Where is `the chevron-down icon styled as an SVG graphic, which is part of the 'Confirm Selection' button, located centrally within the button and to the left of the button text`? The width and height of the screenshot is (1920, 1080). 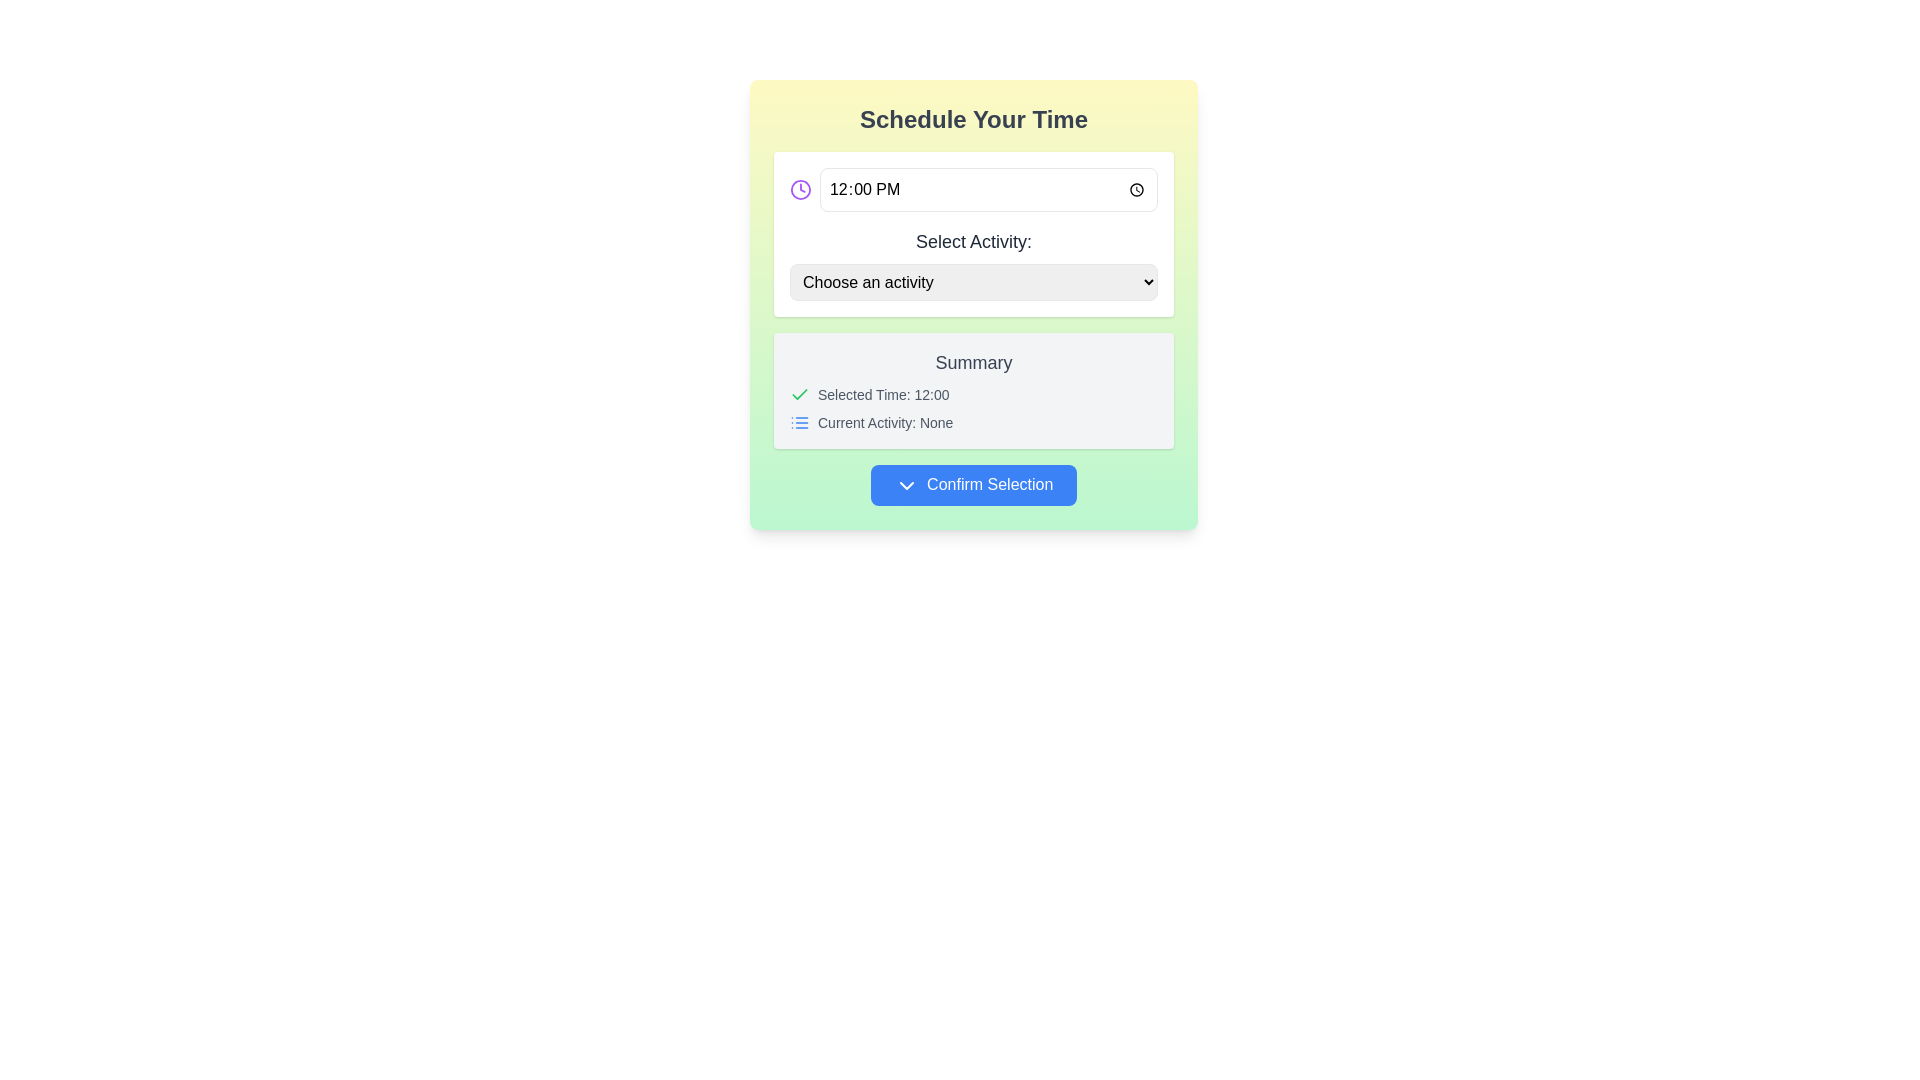
the chevron-down icon styled as an SVG graphic, which is part of the 'Confirm Selection' button, located centrally within the button and to the left of the button text is located at coordinates (905, 485).